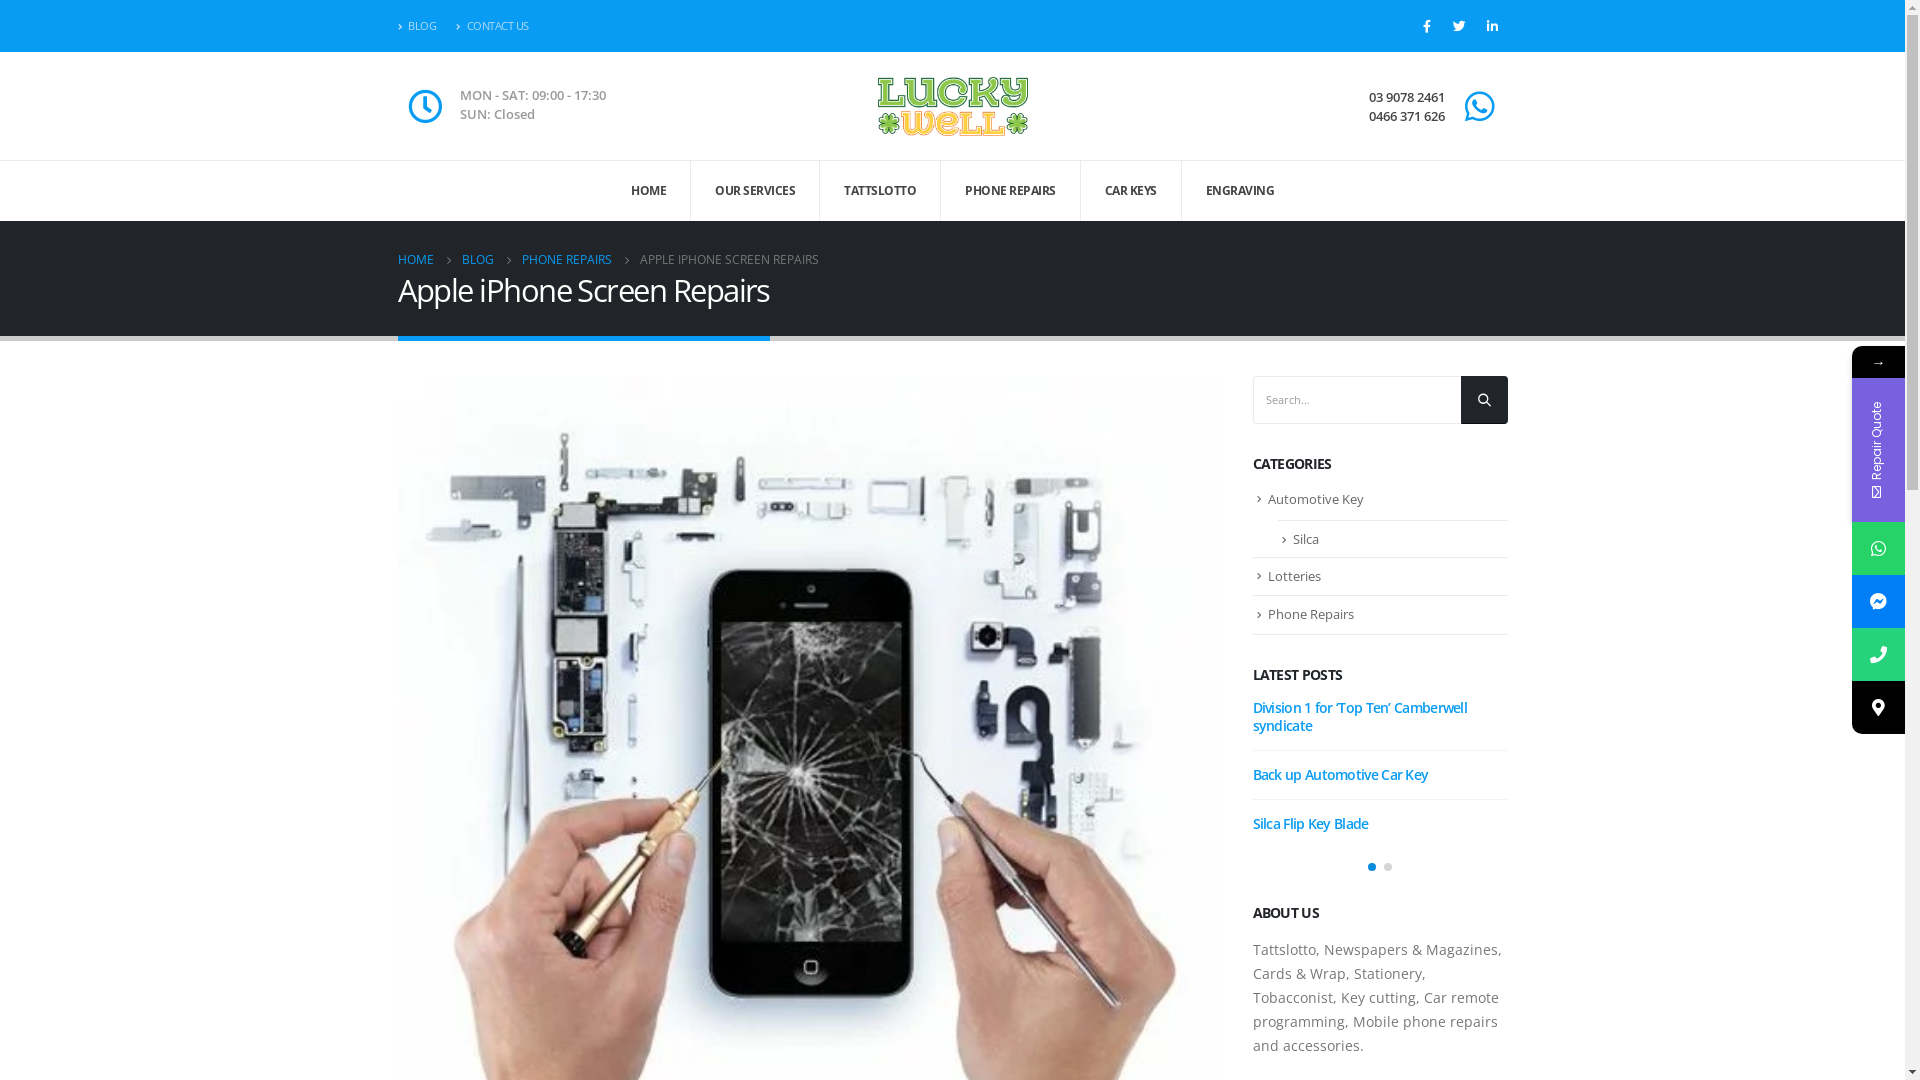 This screenshot has height=1080, width=1920. Describe the element at coordinates (1492, 26) in the screenshot. I see `'LinkedIn'` at that location.